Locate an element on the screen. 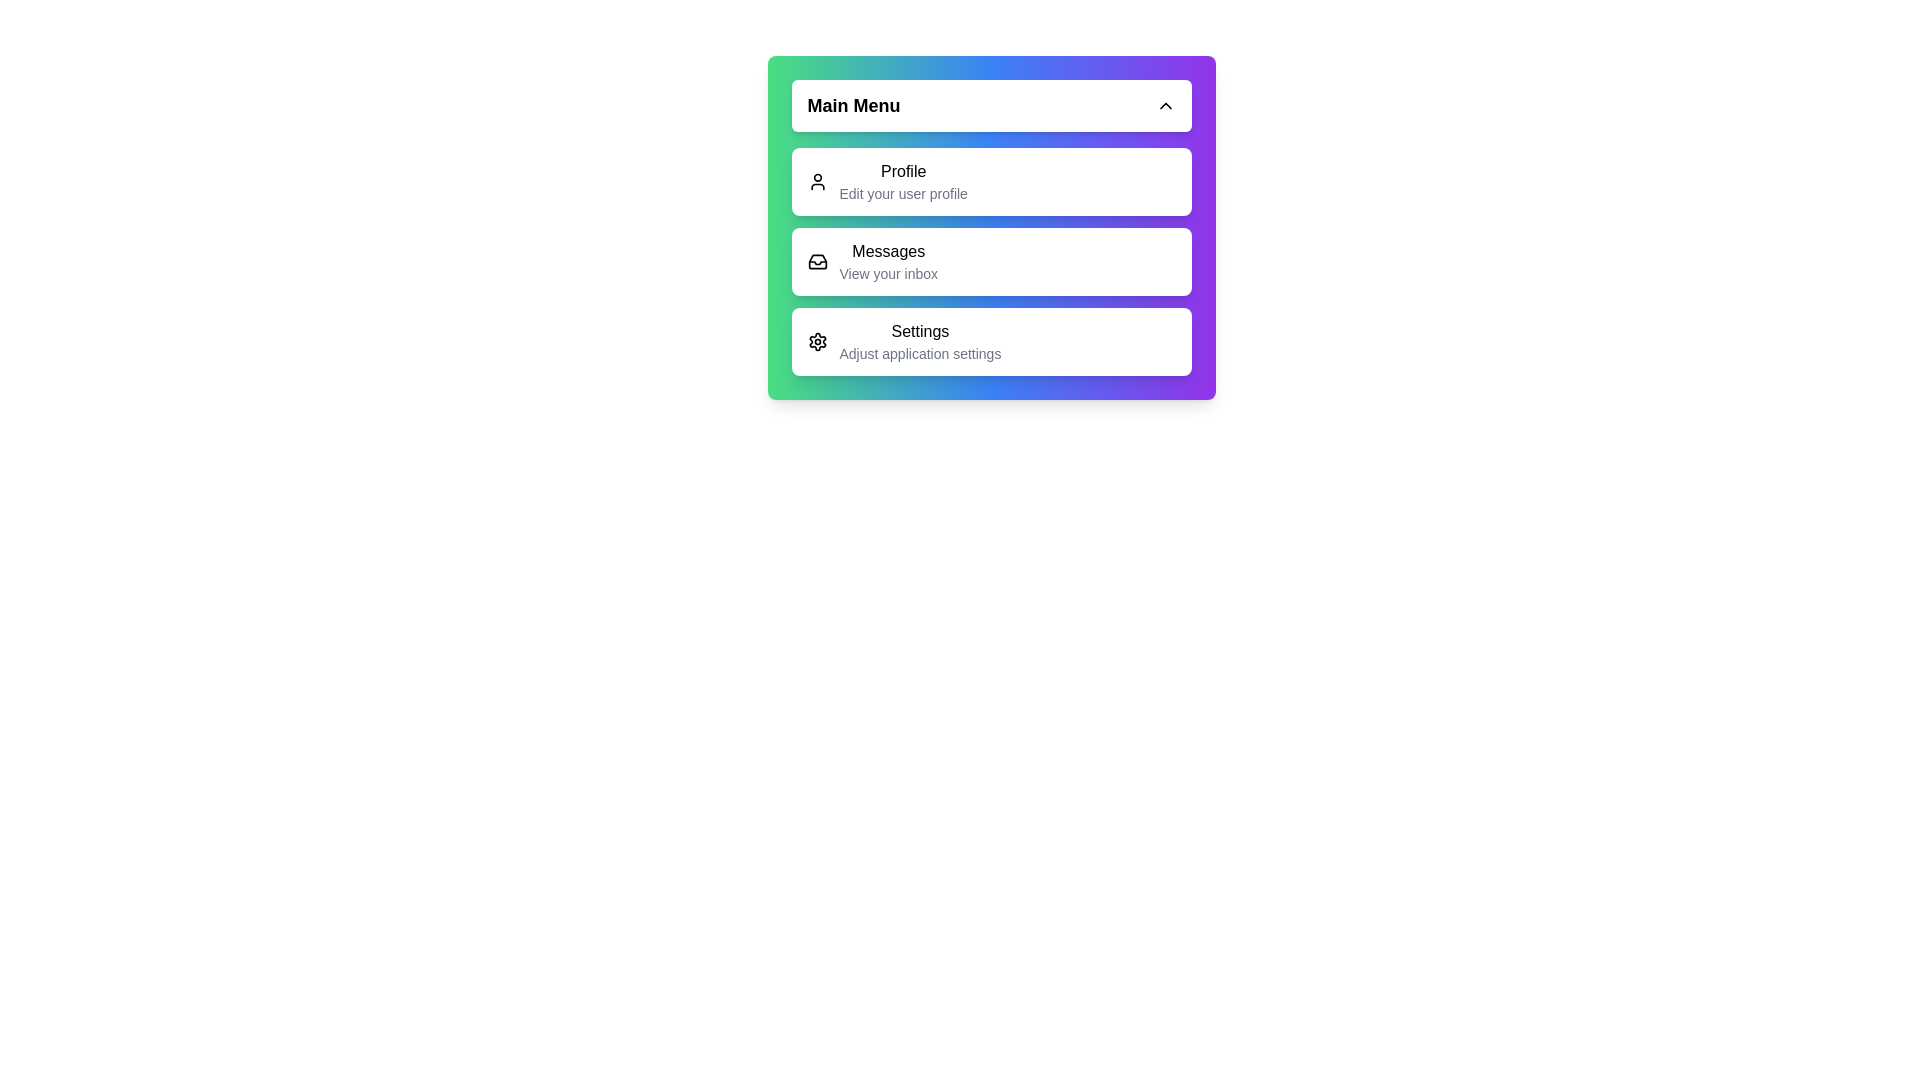 This screenshot has width=1920, height=1080. the menu item corresponding to Profile is located at coordinates (991, 181).